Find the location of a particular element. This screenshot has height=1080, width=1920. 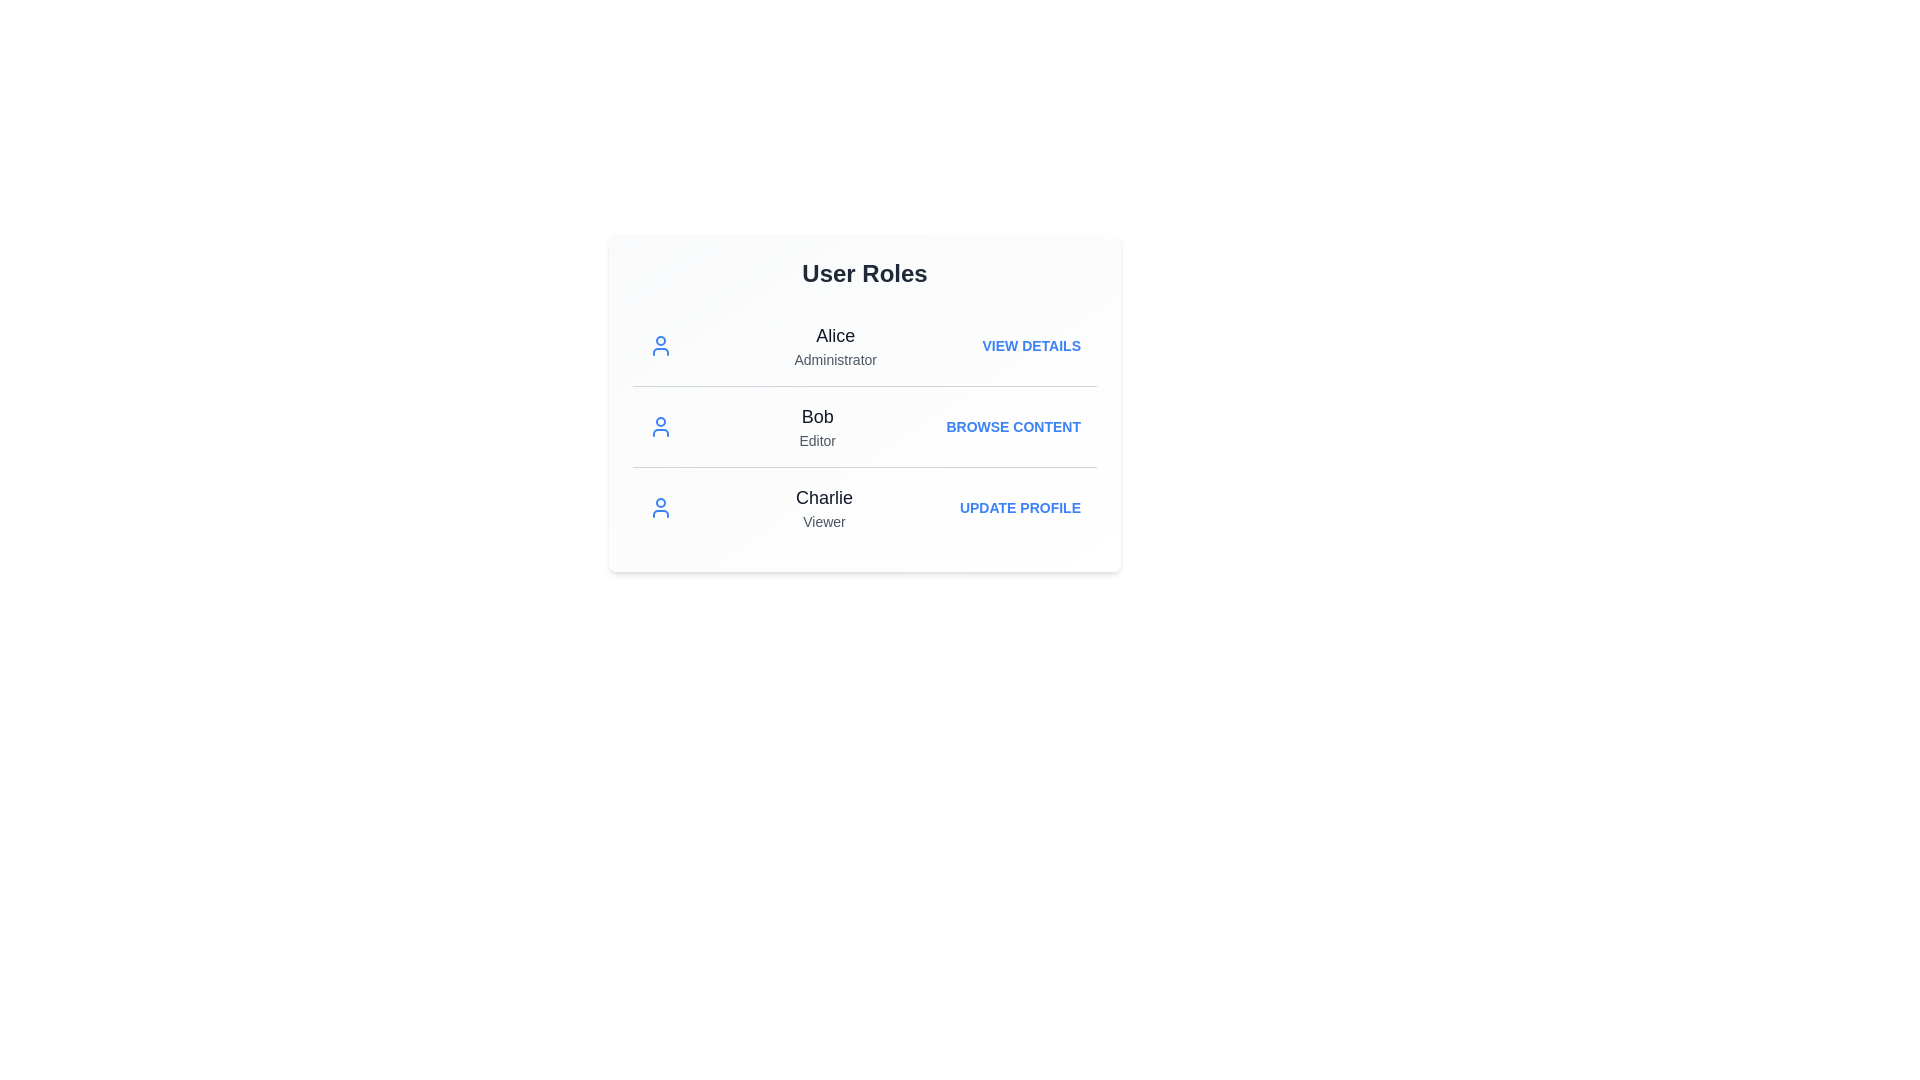

the link on the far-right of the user information row for 'Charlie' is located at coordinates (1020, 507).